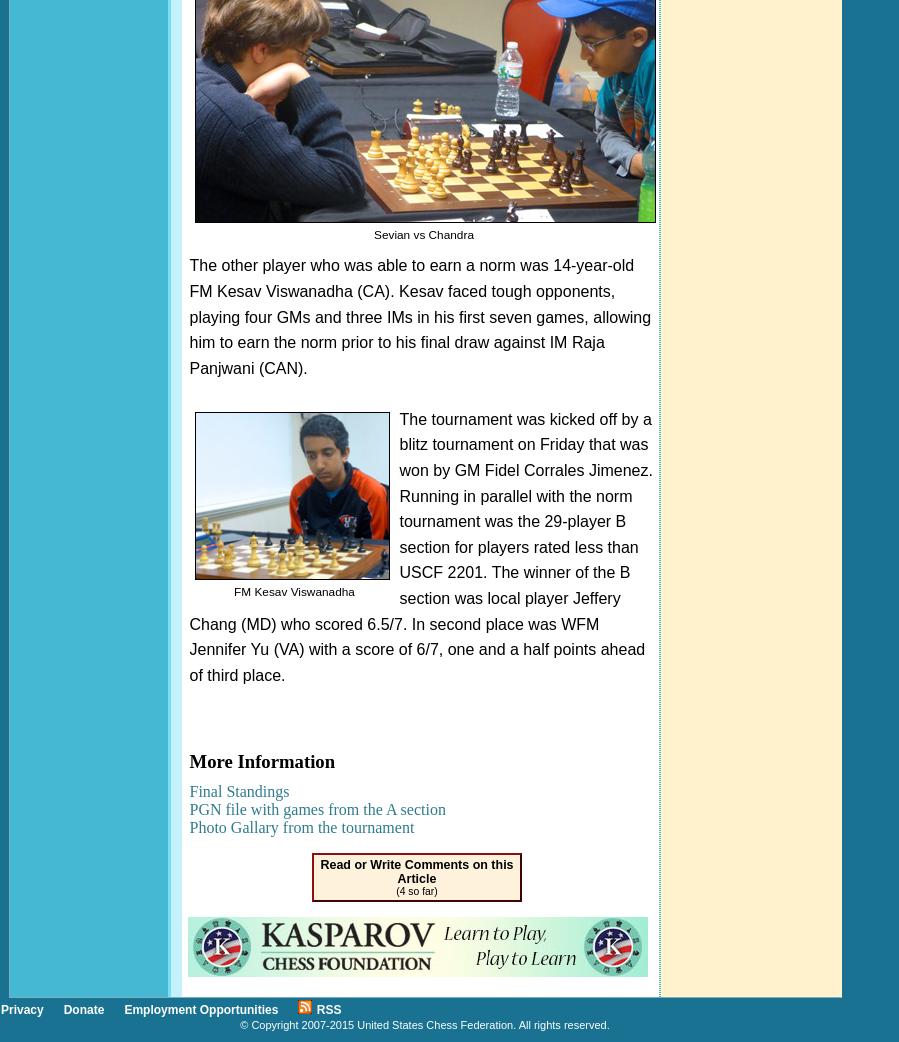  I want to click on 'The tournament was kicked off by a blitz tournament on Friday that was won by GM Fidel Corrales Jimenez. Running in parallel with the norm tournament was the 29-player B section for players rated less than USCF 2201. The winner of the B section was local player Jeffery Chang (MD) who scored 6.5/7. In second place was WFM Jennifer Yu (VA) with a score of 6/7, one and a half points ahead of third place.', so click(188, 545).